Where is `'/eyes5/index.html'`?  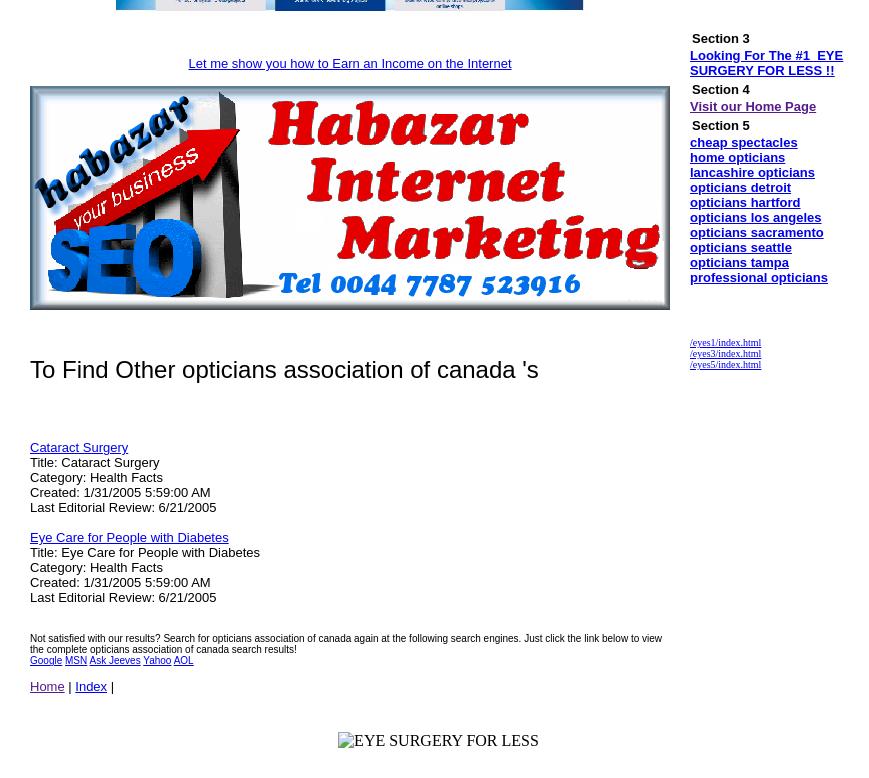 '/eyes5/index.html' is located at coordinates (725, 363).